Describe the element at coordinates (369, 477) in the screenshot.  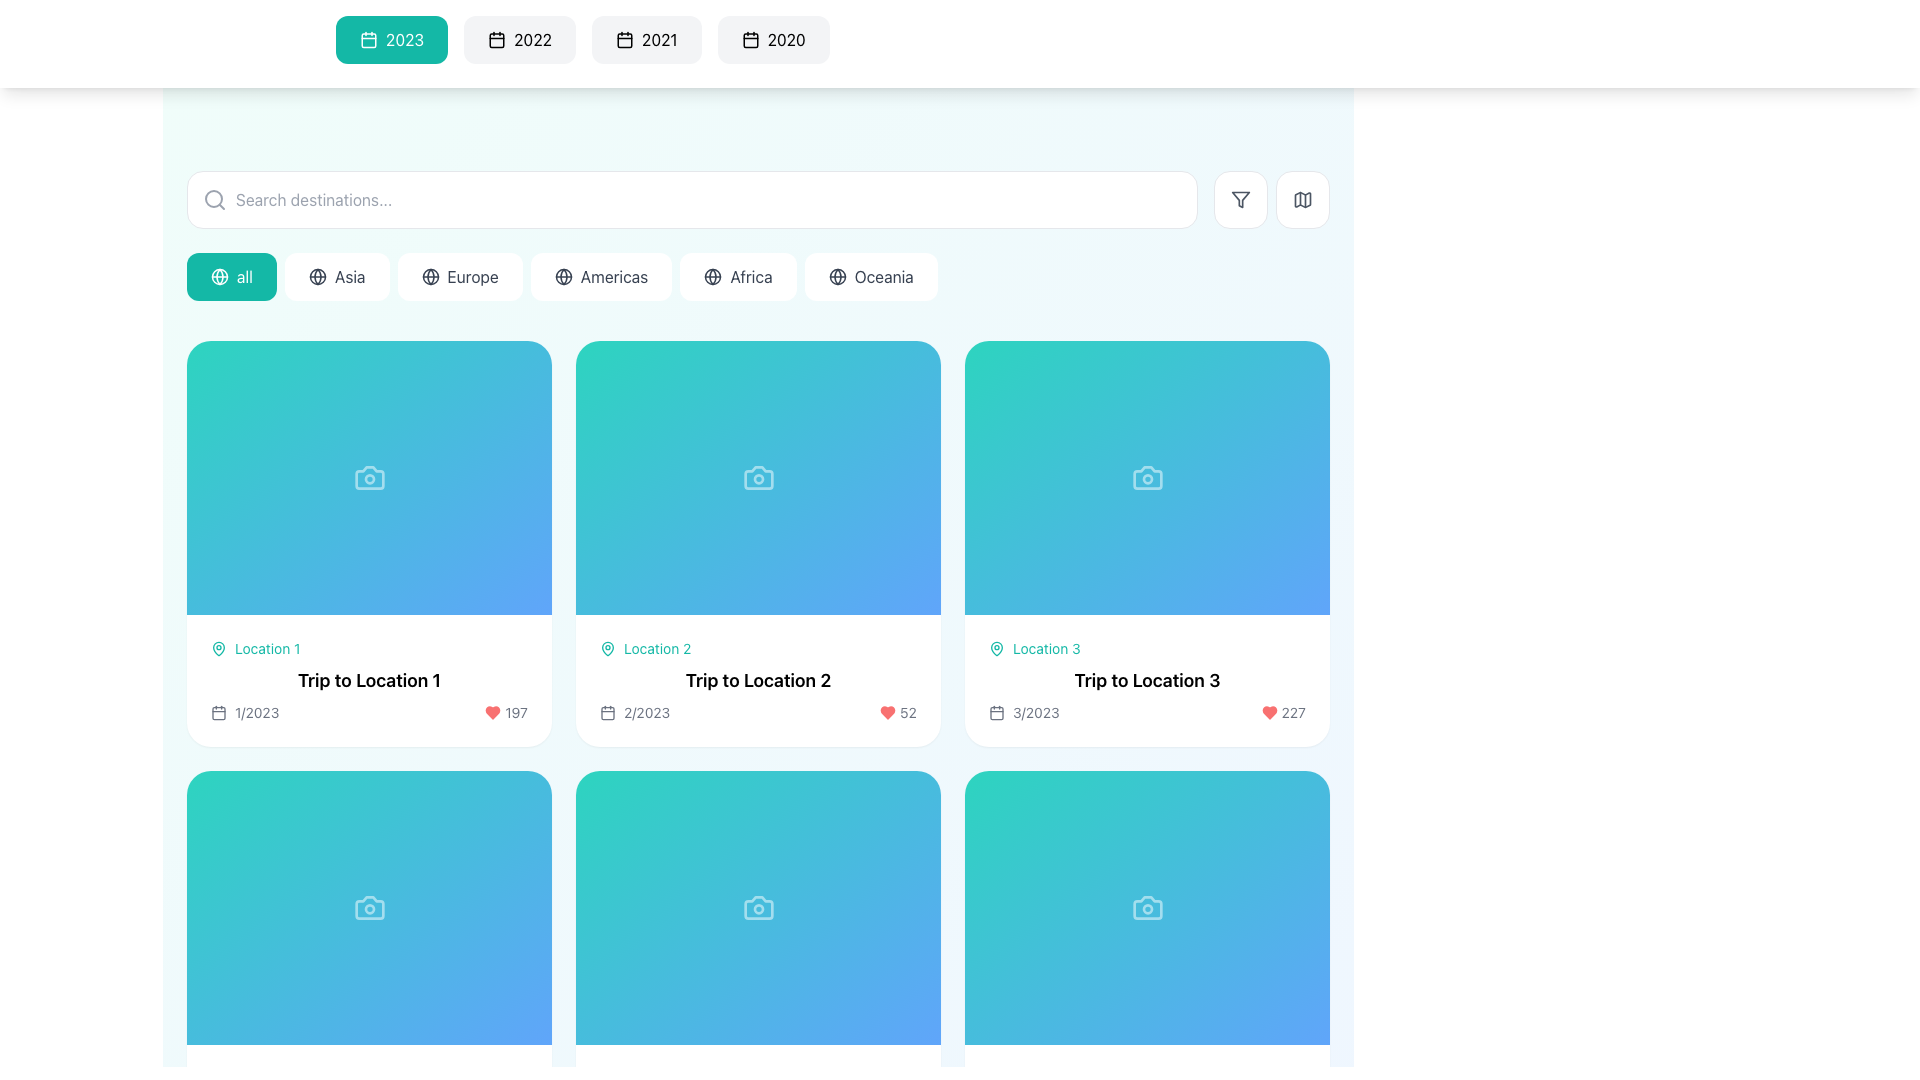
I see `the photography or image-related static icon located near the top-center of the 'Trip to Location 1' tile in the grid layout` at that location.